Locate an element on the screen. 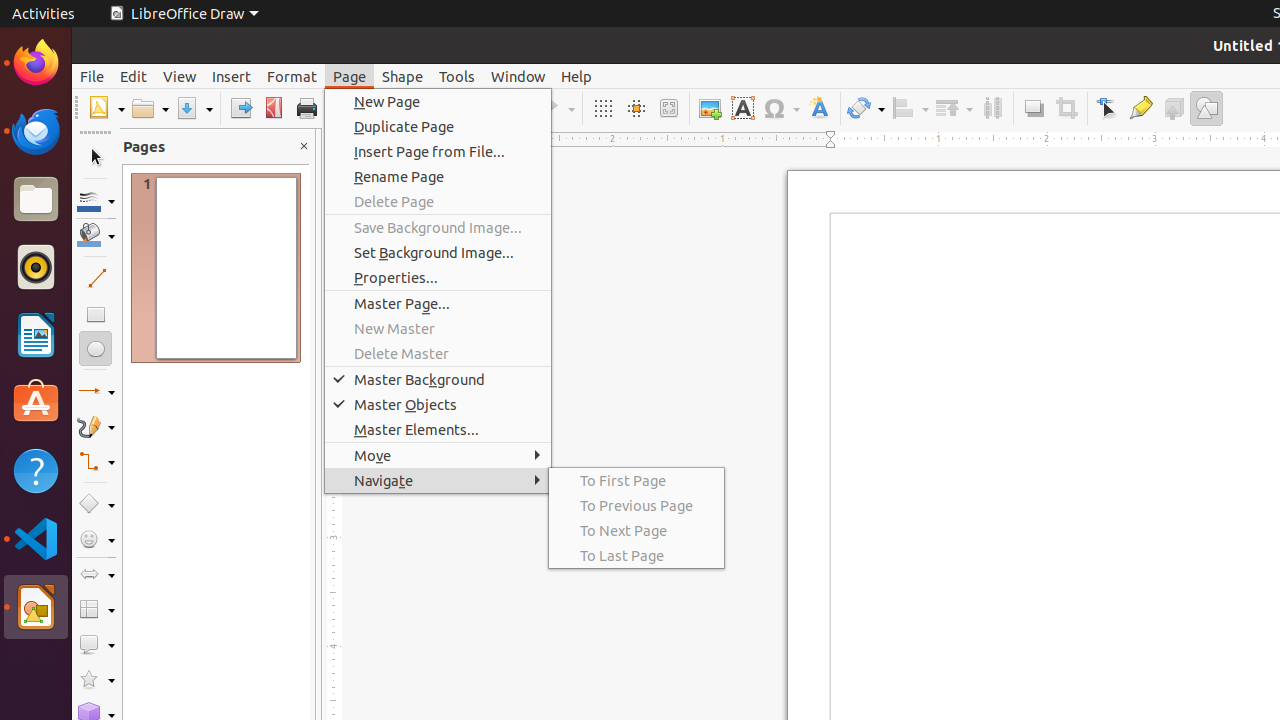 Image resolution: width=1280 pixels, height=720 pixels. 'Rhythmbox' is located at coordinates (35, 265).